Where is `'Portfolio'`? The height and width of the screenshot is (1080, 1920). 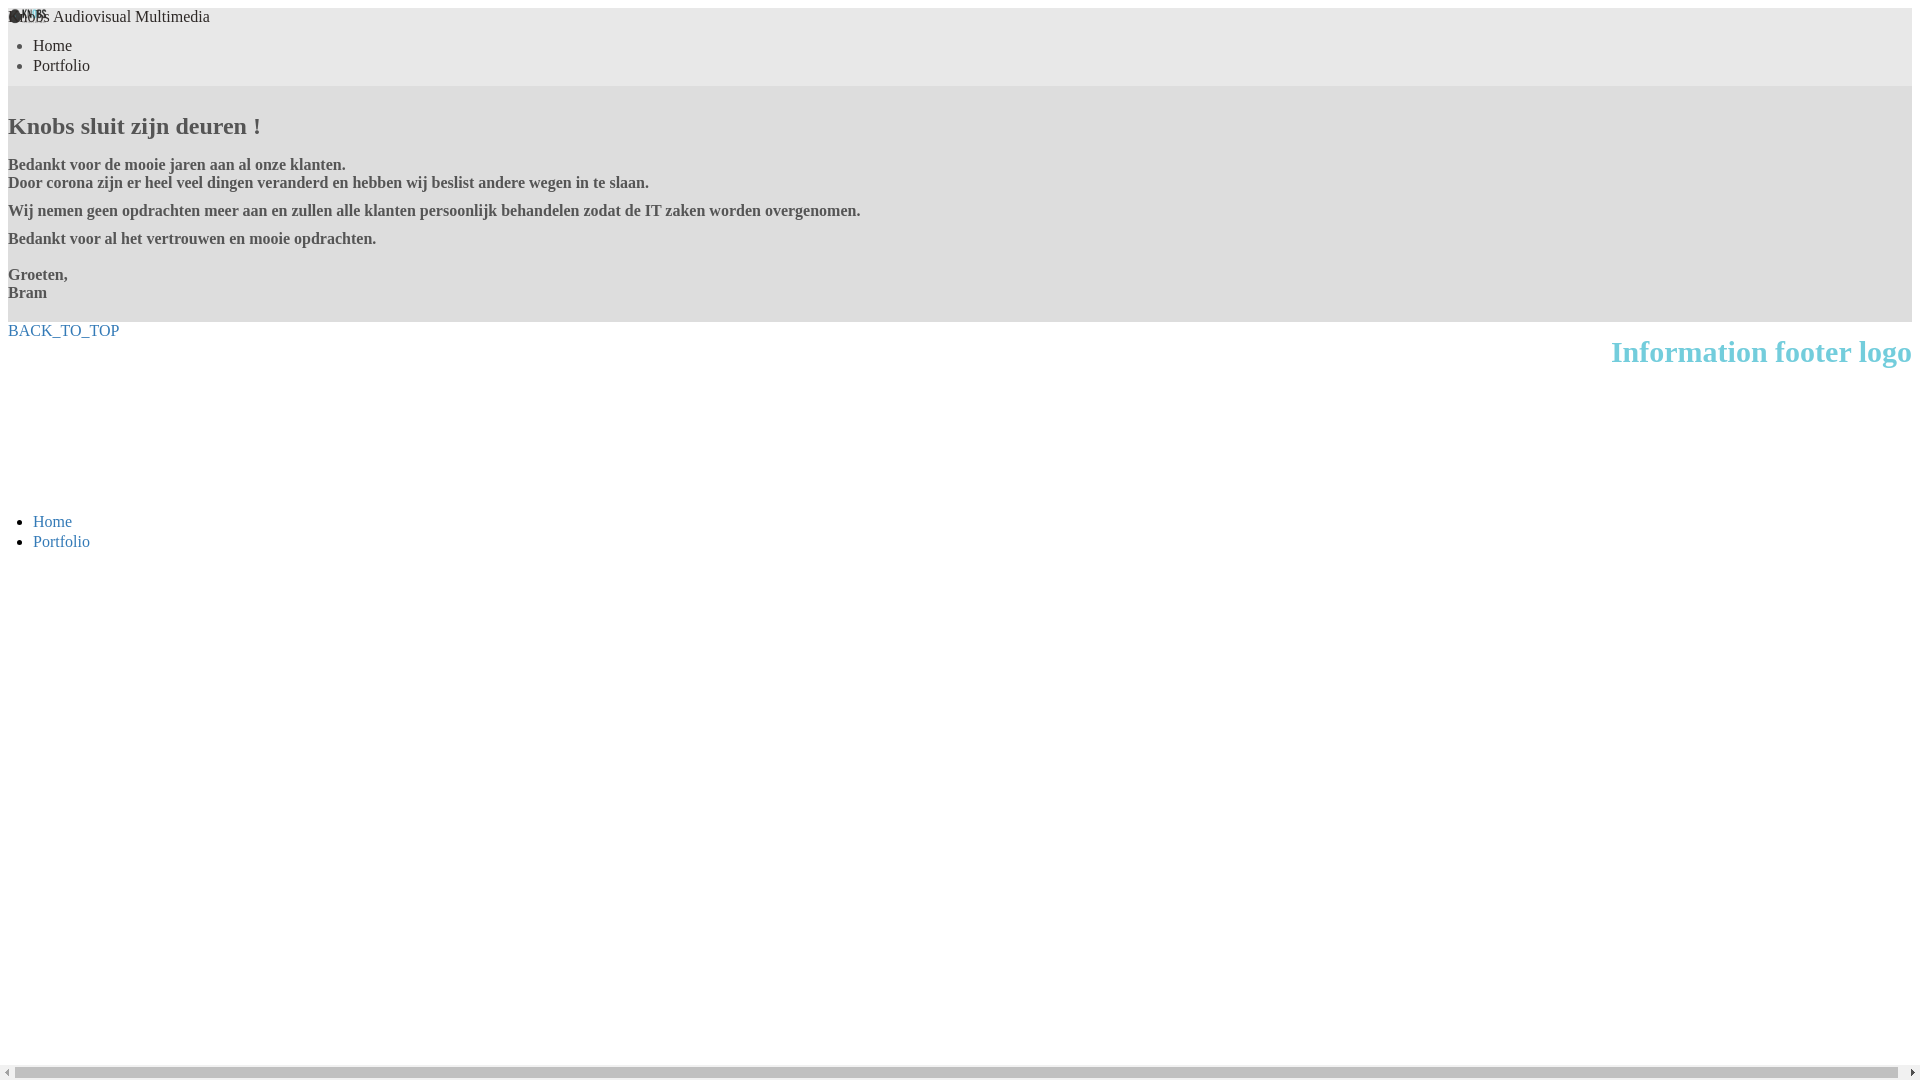
'Portfolio' is located at coordinates (61, 541).